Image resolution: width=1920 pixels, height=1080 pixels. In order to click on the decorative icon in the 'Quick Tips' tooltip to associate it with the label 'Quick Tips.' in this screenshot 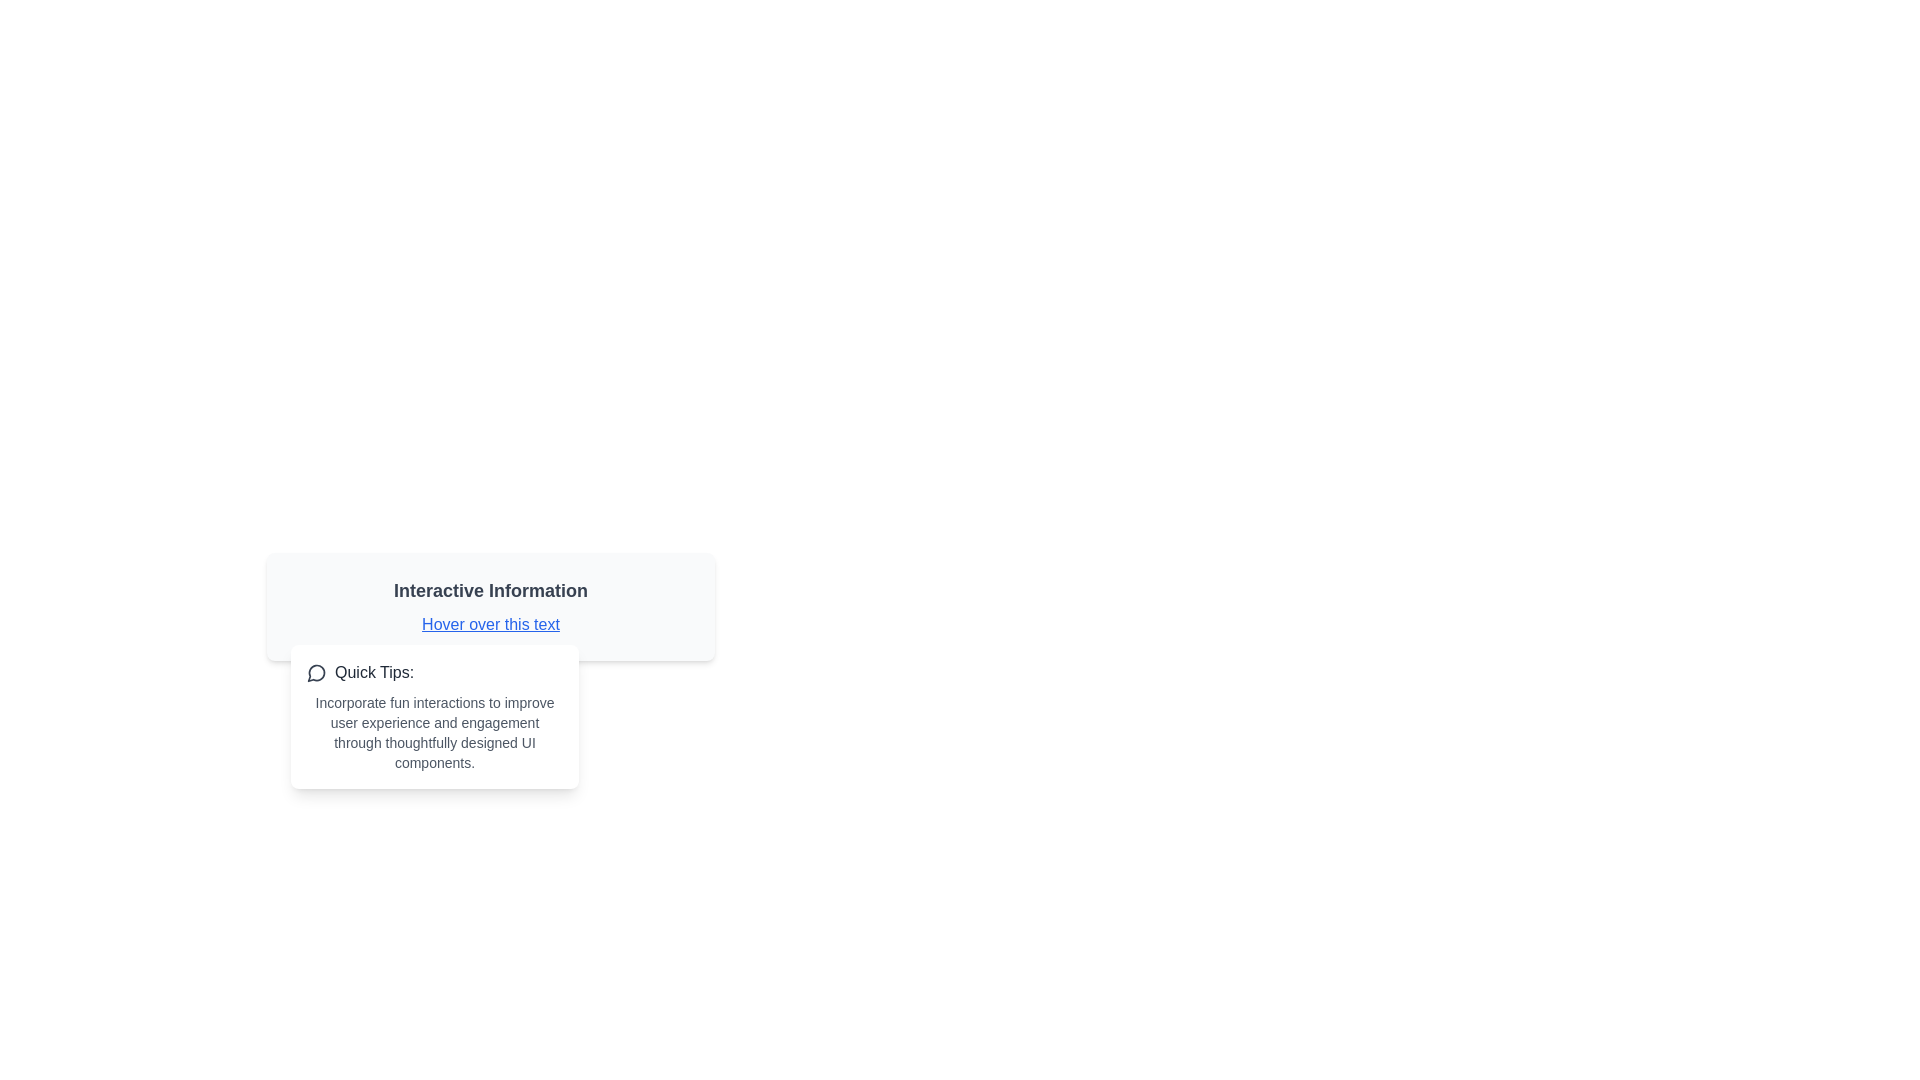, I will do `click(315, 673)`.